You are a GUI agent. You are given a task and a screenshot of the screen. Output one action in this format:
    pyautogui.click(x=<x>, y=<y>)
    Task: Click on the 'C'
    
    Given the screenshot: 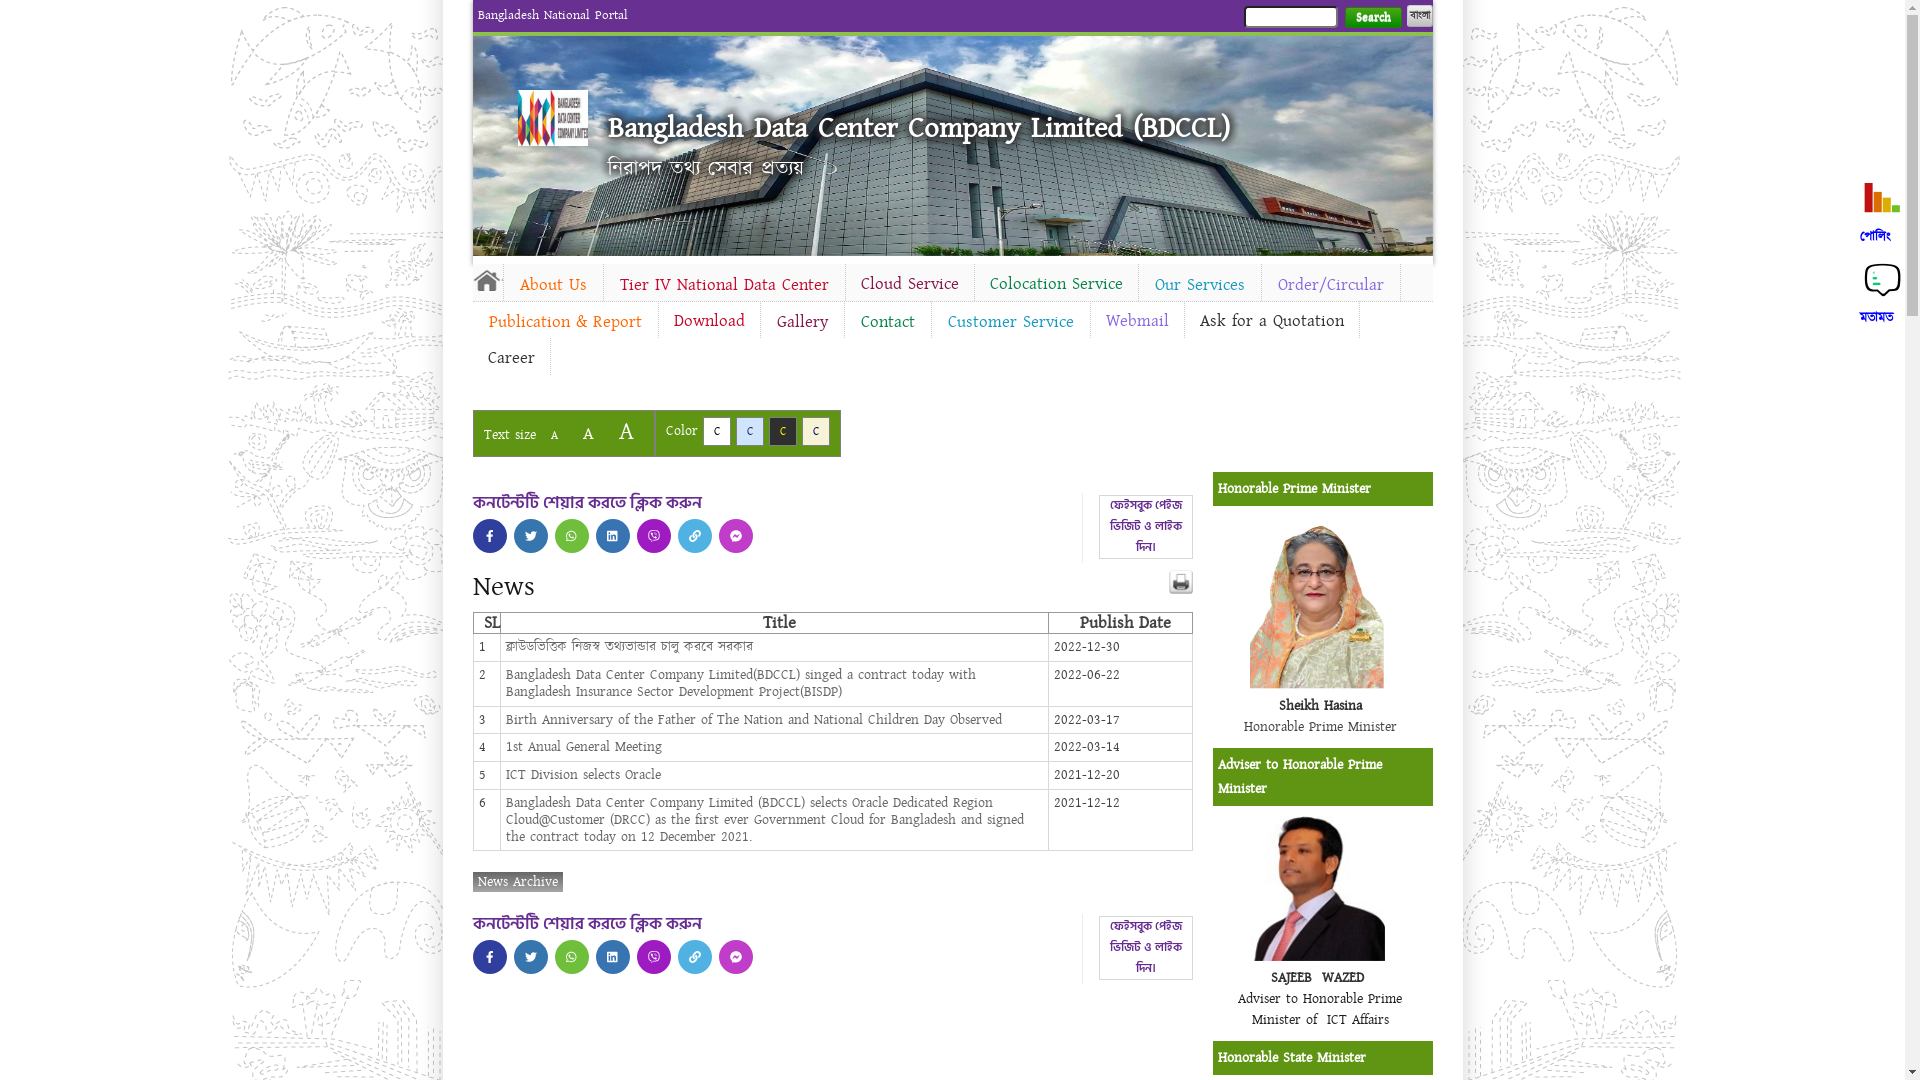 What is the action you would take?
    pyautogui.click(x=748, y=430)
    